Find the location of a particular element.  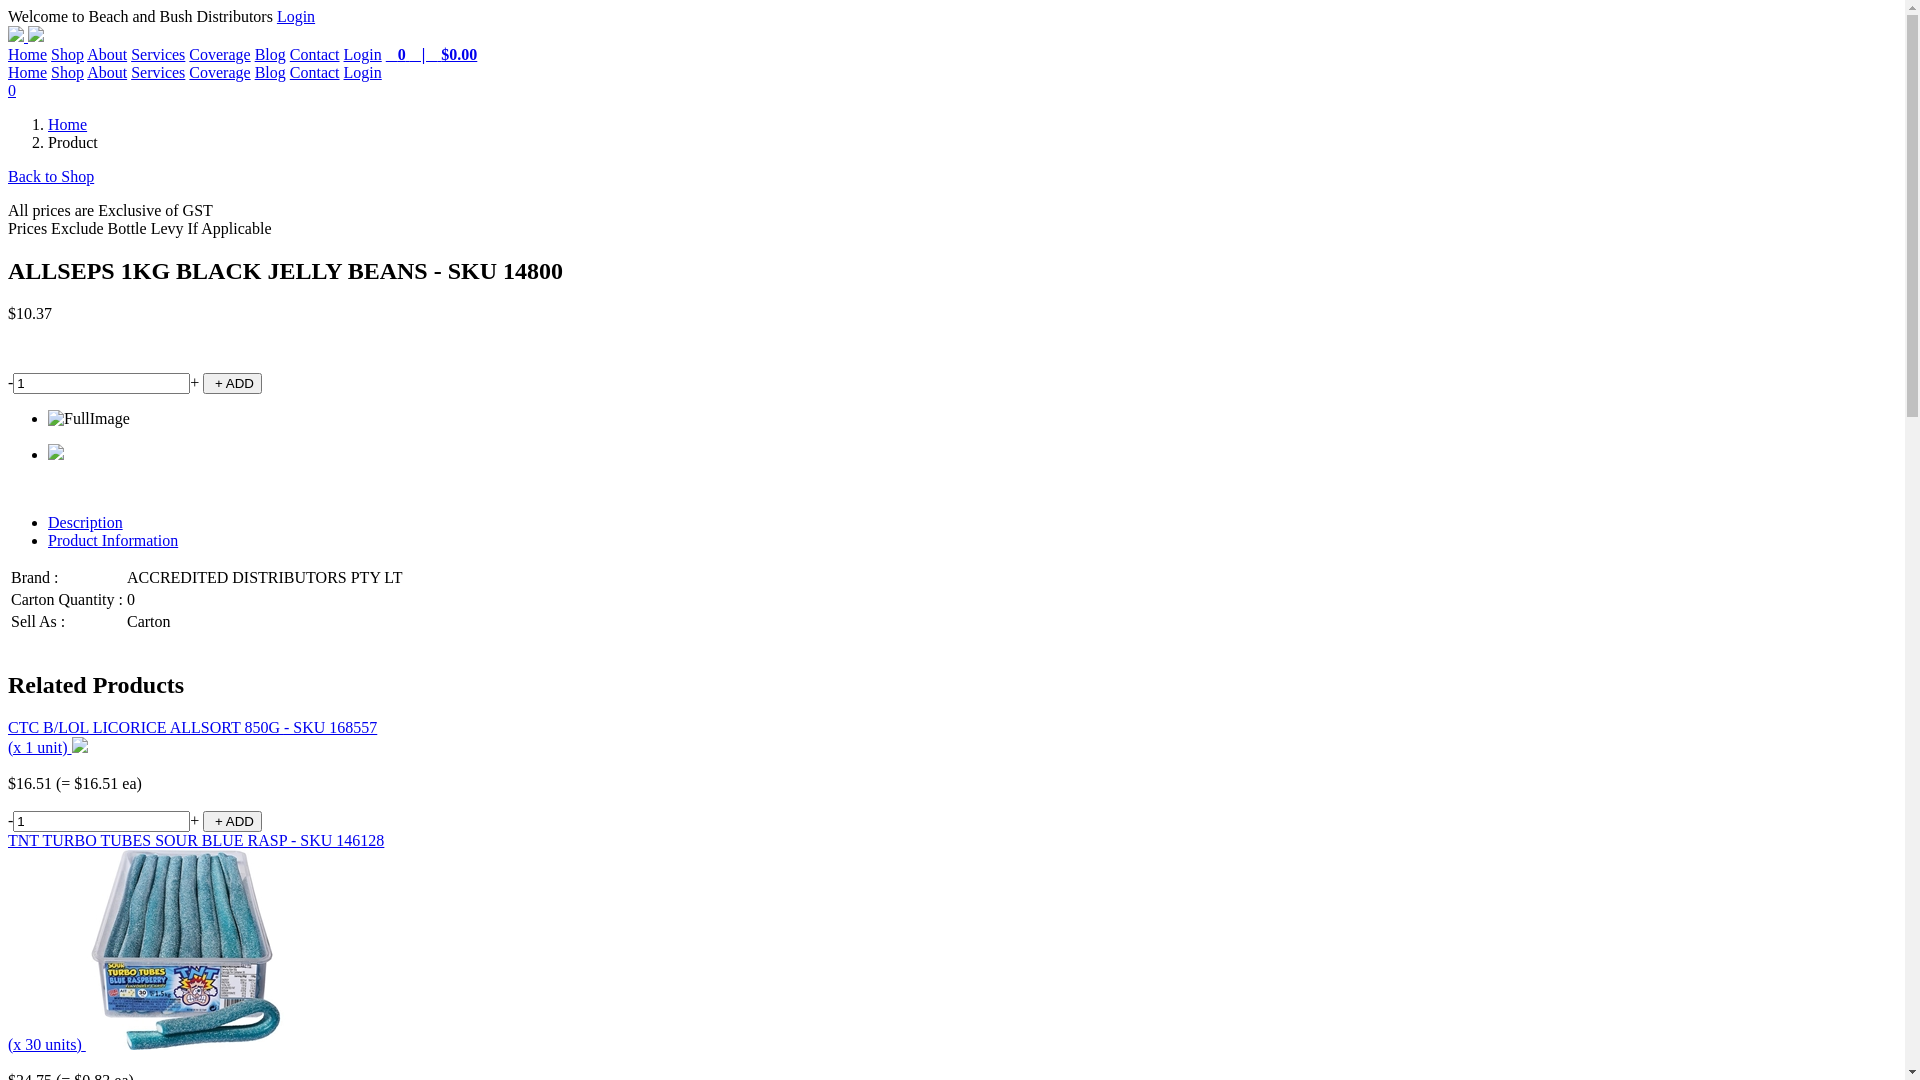

'Login' is located at coordinates (363, 71).